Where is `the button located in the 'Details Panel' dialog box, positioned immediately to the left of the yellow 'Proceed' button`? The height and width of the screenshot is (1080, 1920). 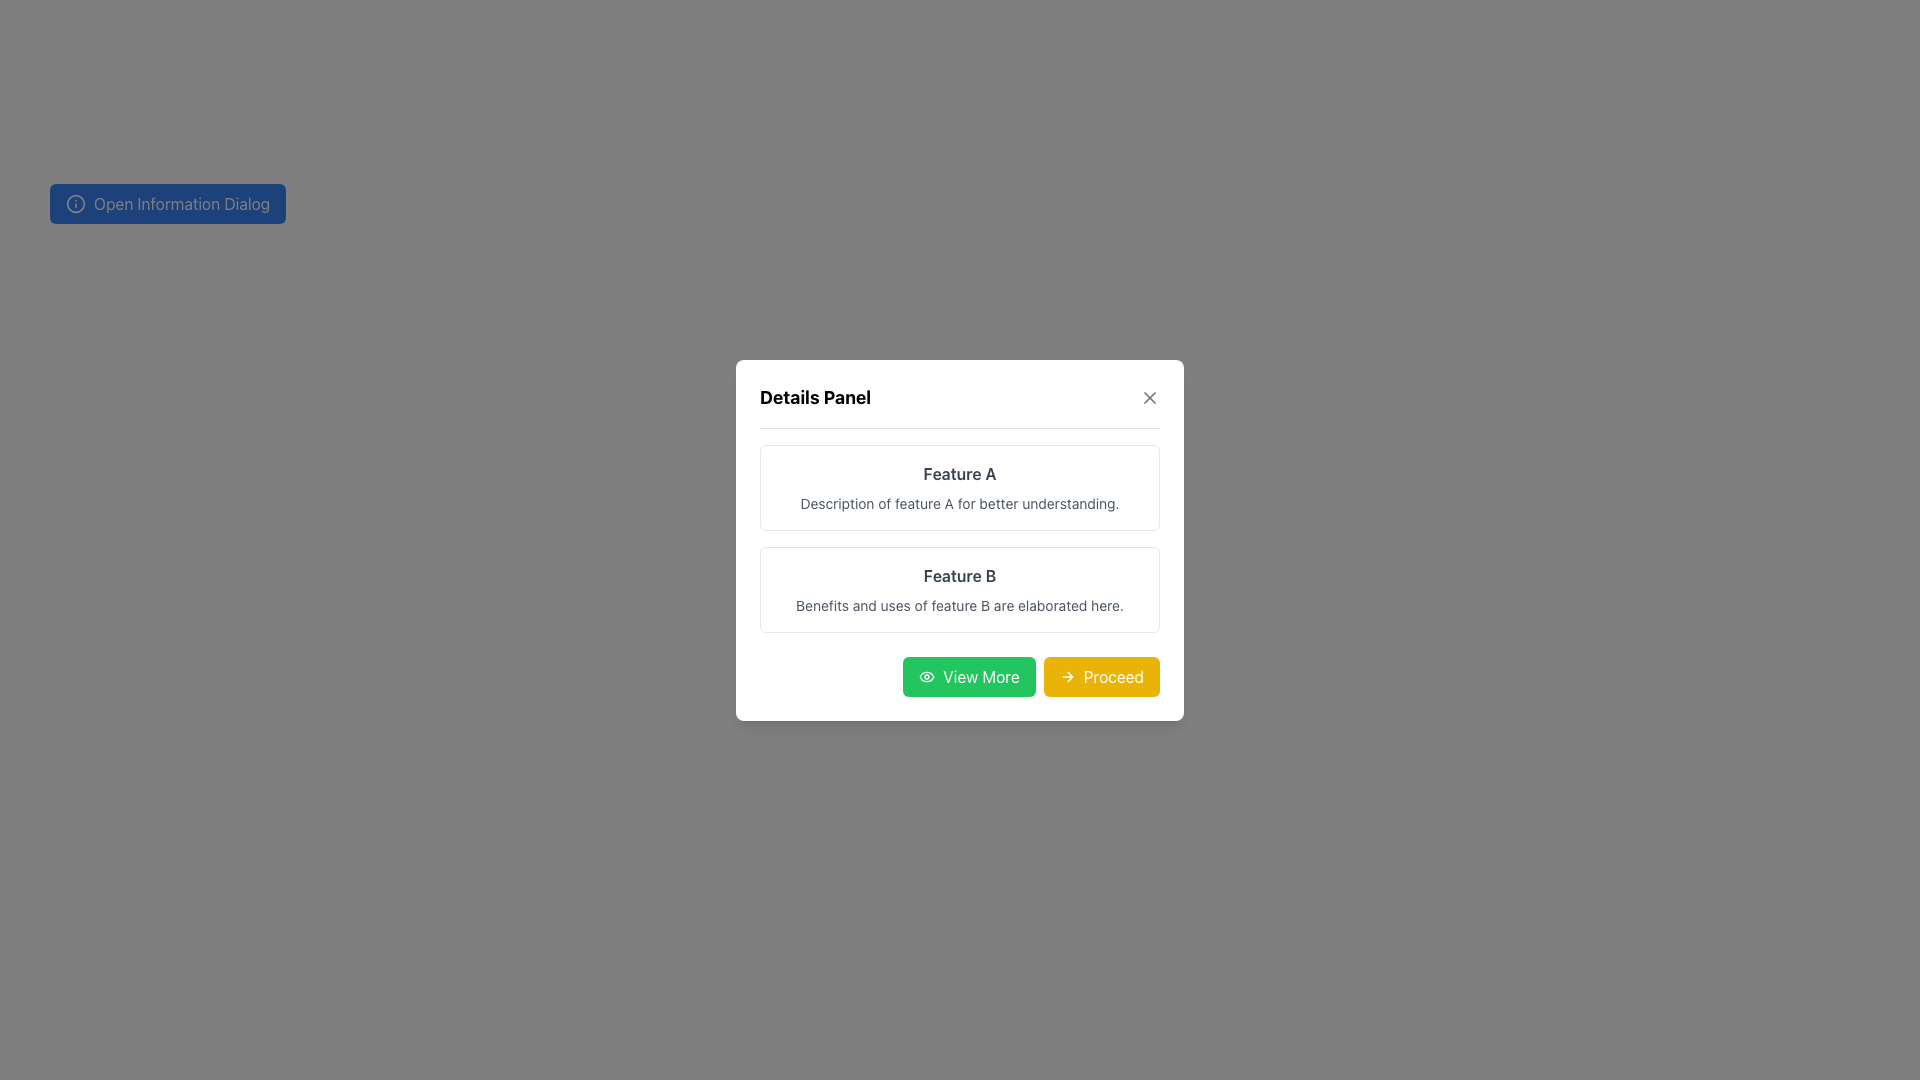
the button located in the 'Details Panel' dialog box, positioned immediately to the left of the yellow 'Proceed' button is located at coordinates (969, 675).